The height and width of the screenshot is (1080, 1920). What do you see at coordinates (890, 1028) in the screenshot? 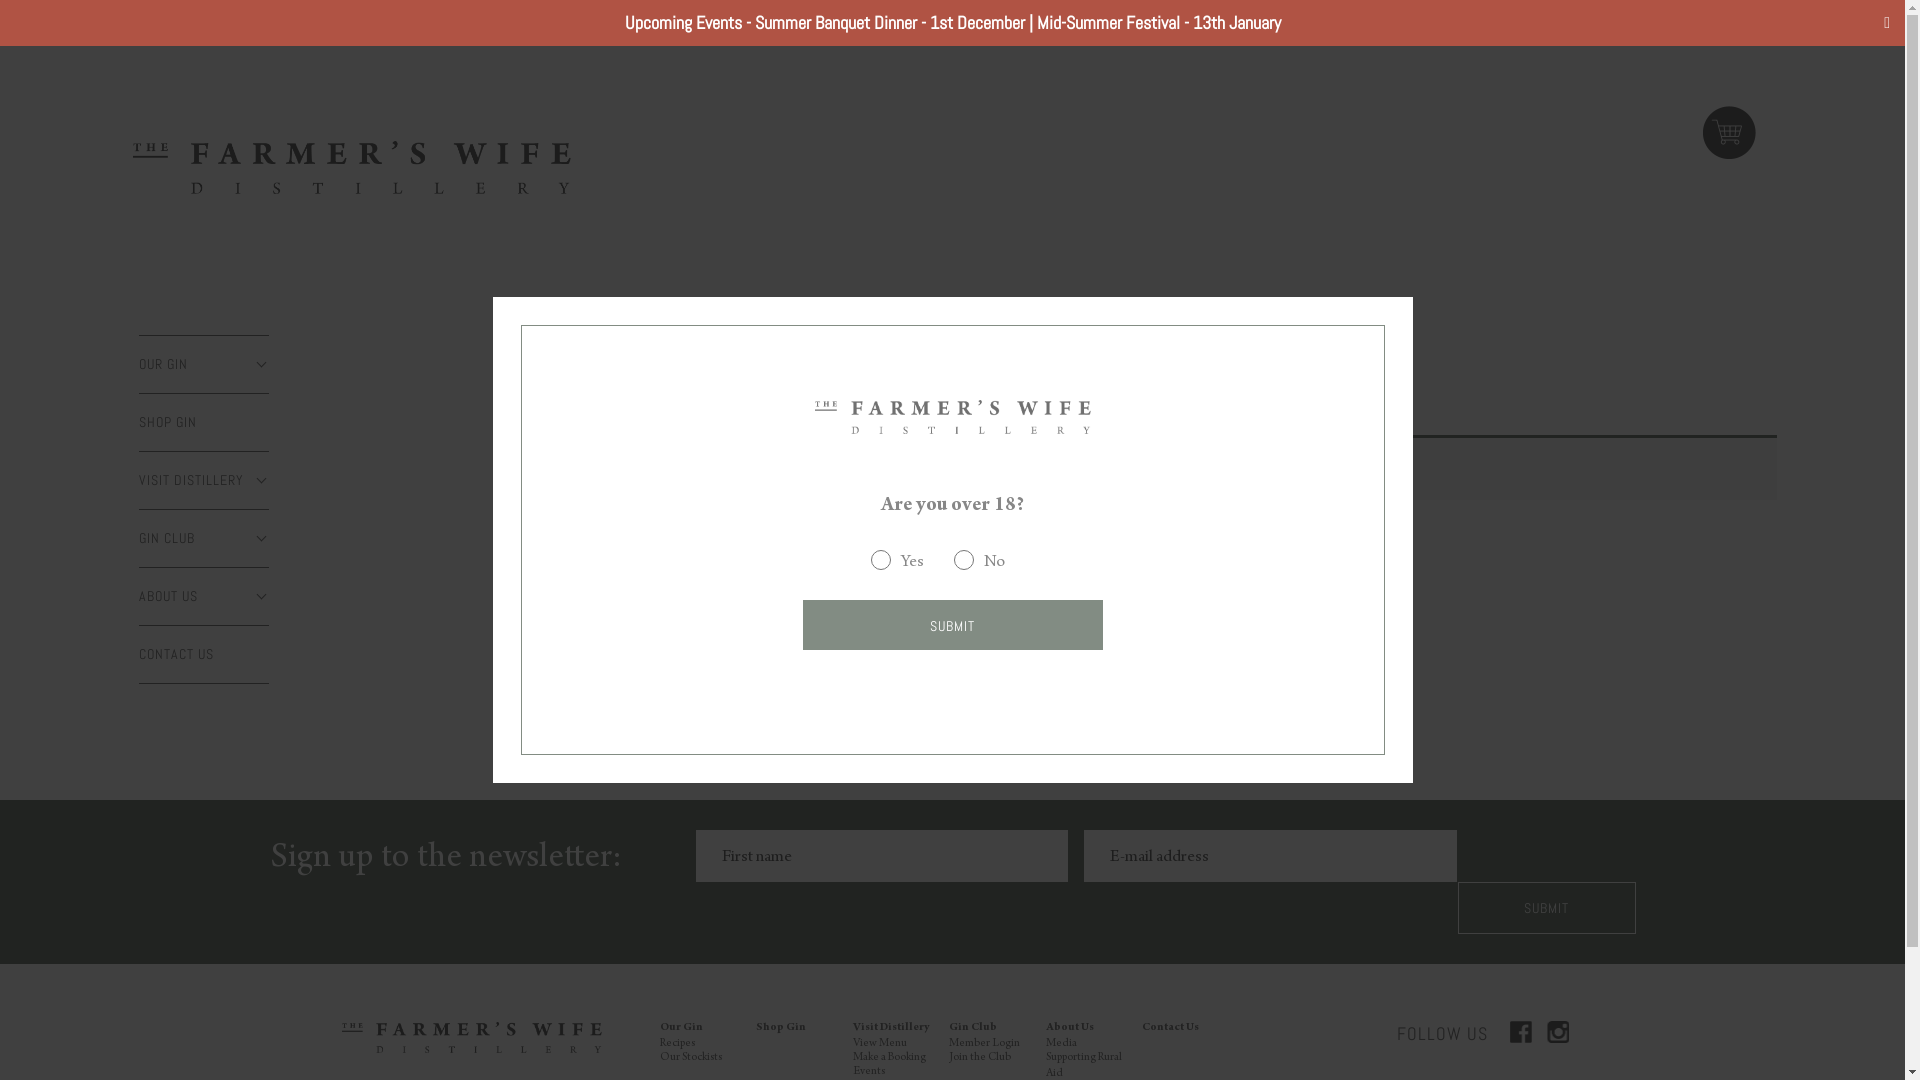
I see `'Visit Distillery'` at bounding box center [890, 1028].